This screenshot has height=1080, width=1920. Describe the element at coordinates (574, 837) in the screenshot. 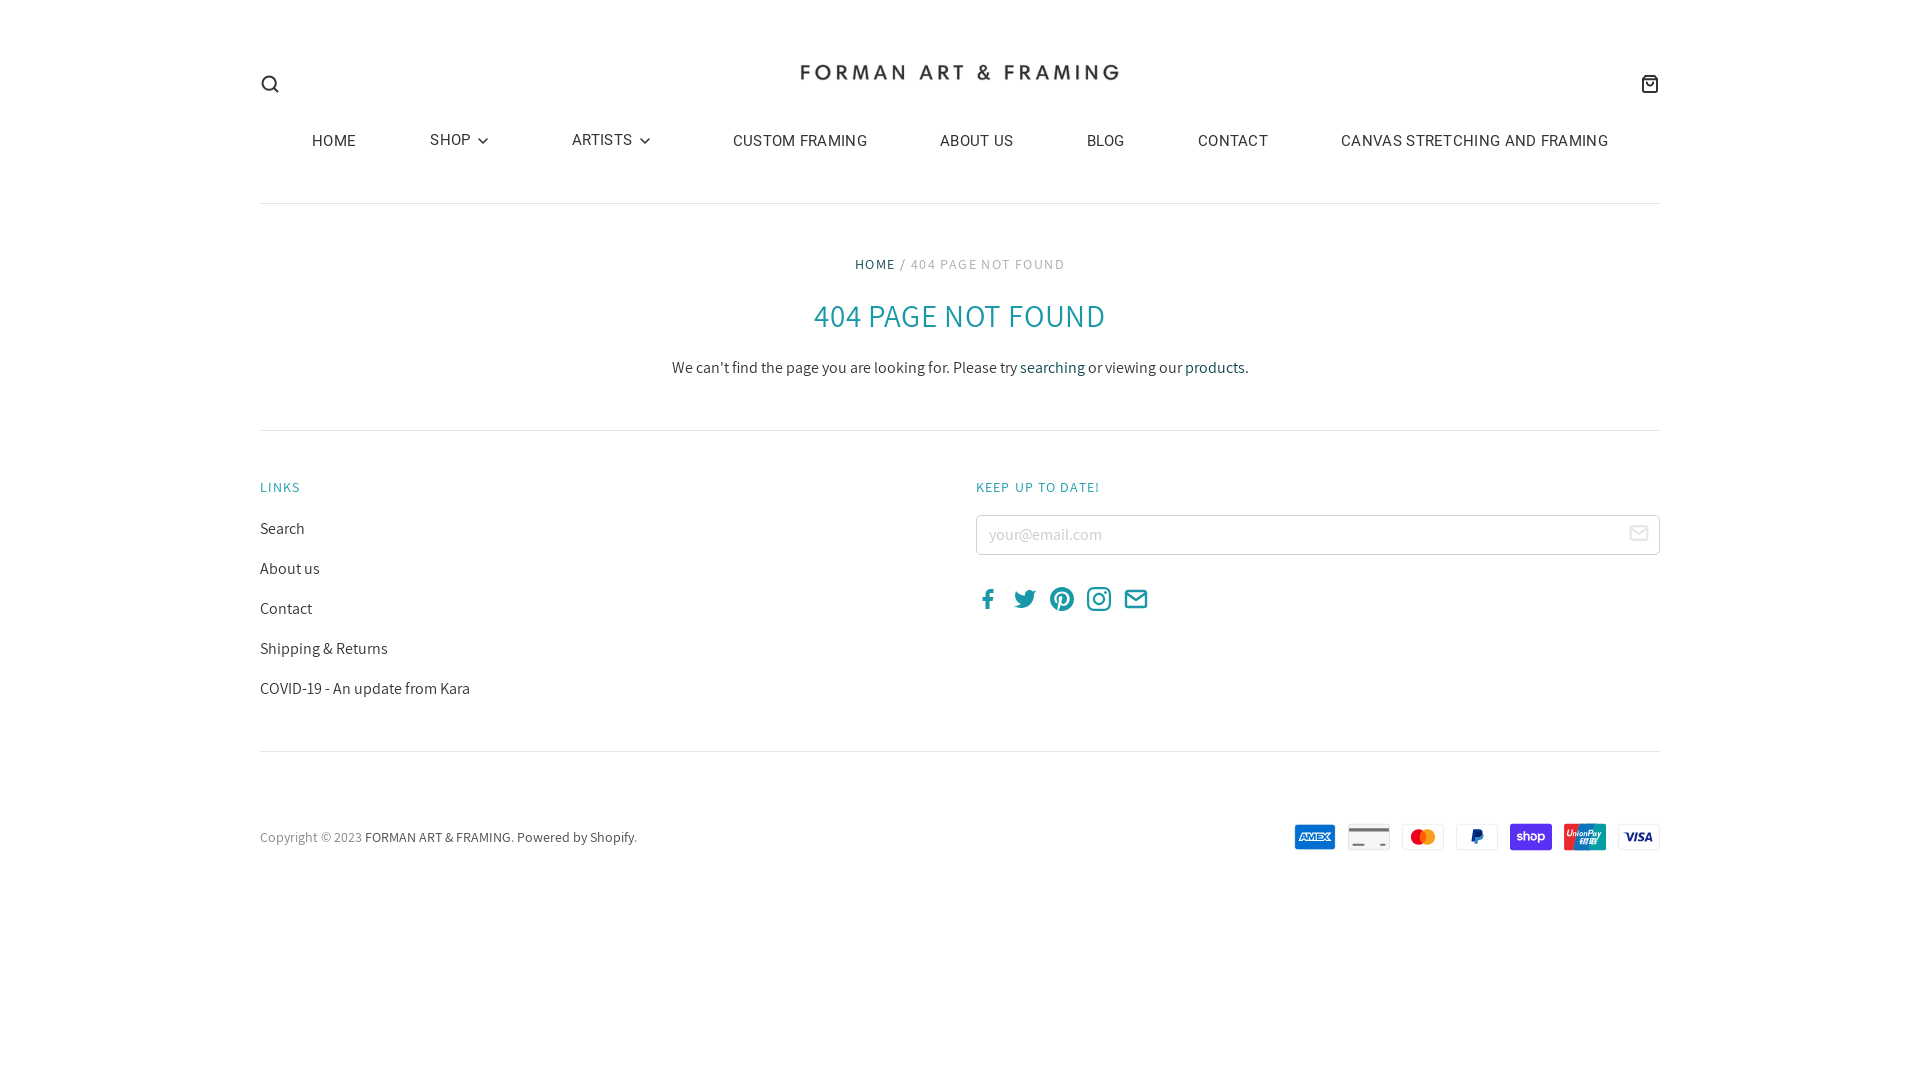

I see `'Powered by Shopify'` at that location.